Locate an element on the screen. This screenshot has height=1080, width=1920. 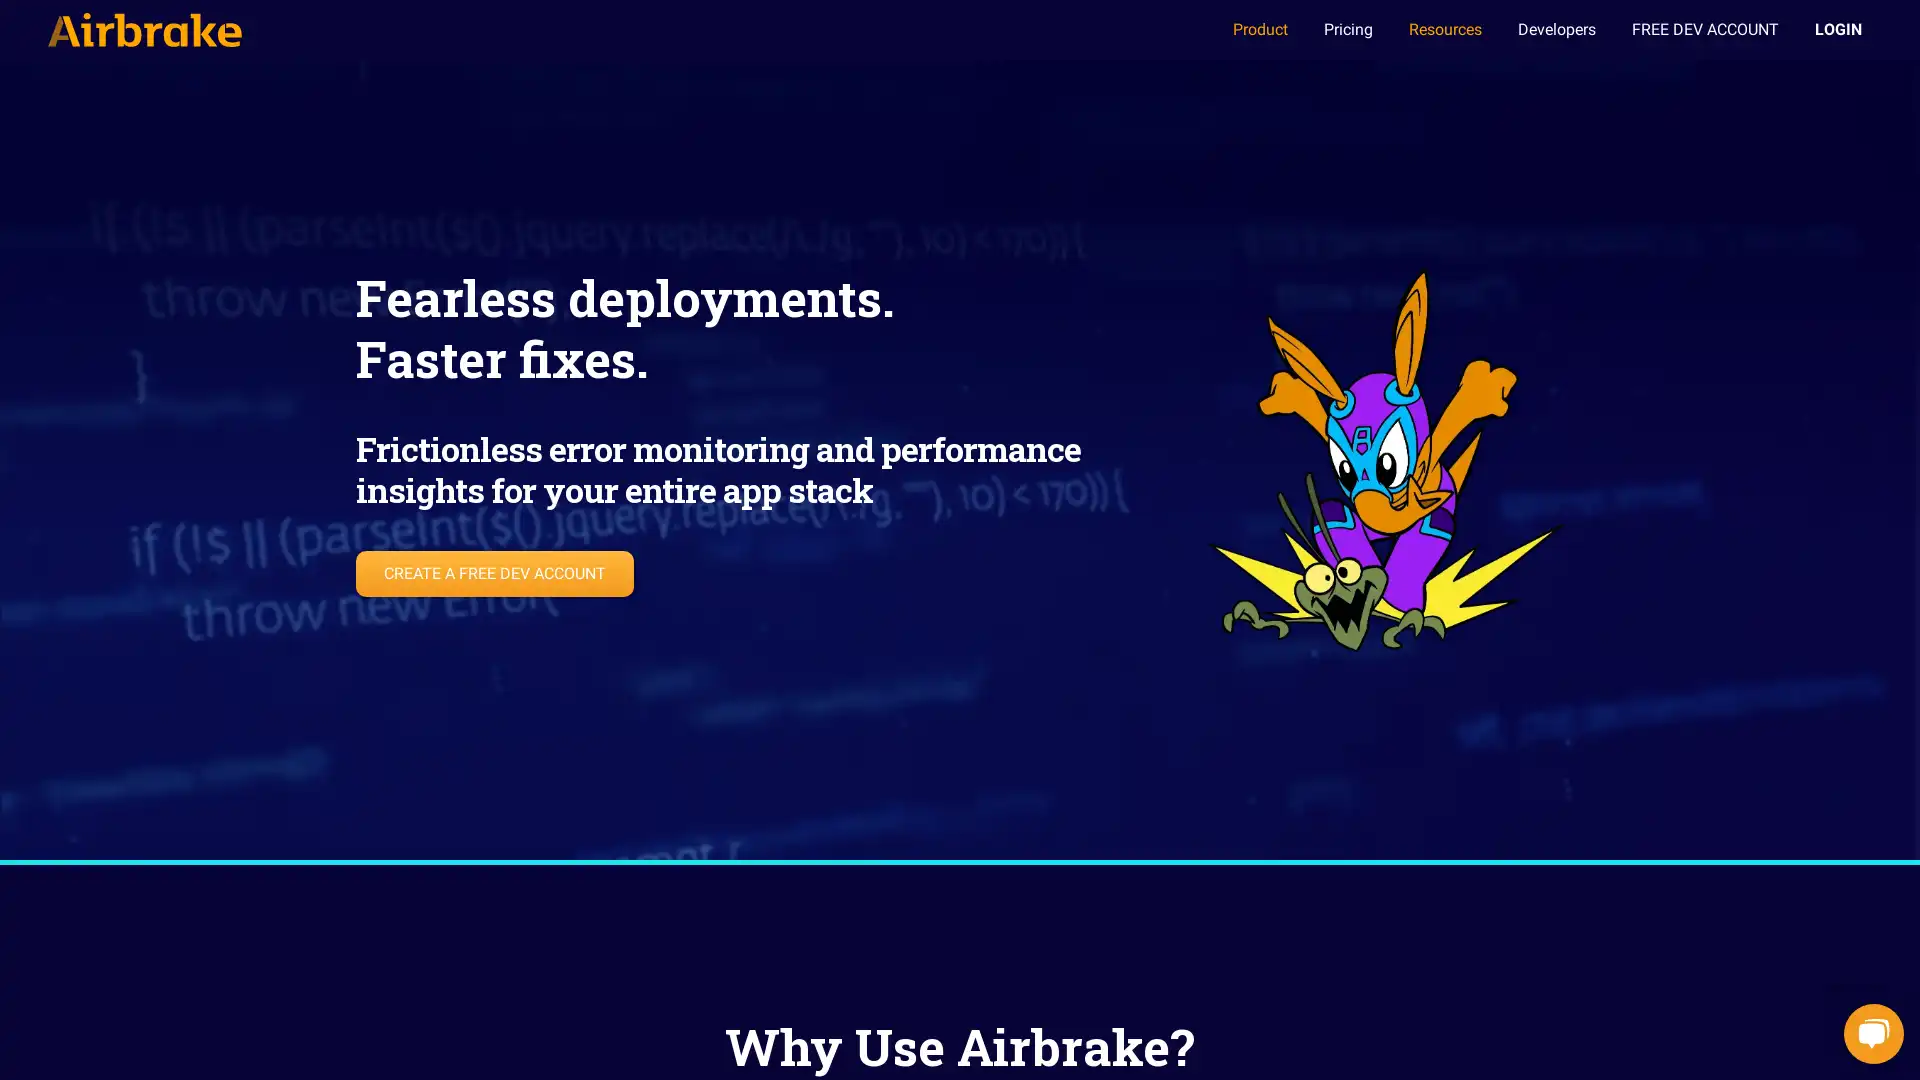
CREATE A FREE DEV ACCOUNT is located at coordinates (494, 573).